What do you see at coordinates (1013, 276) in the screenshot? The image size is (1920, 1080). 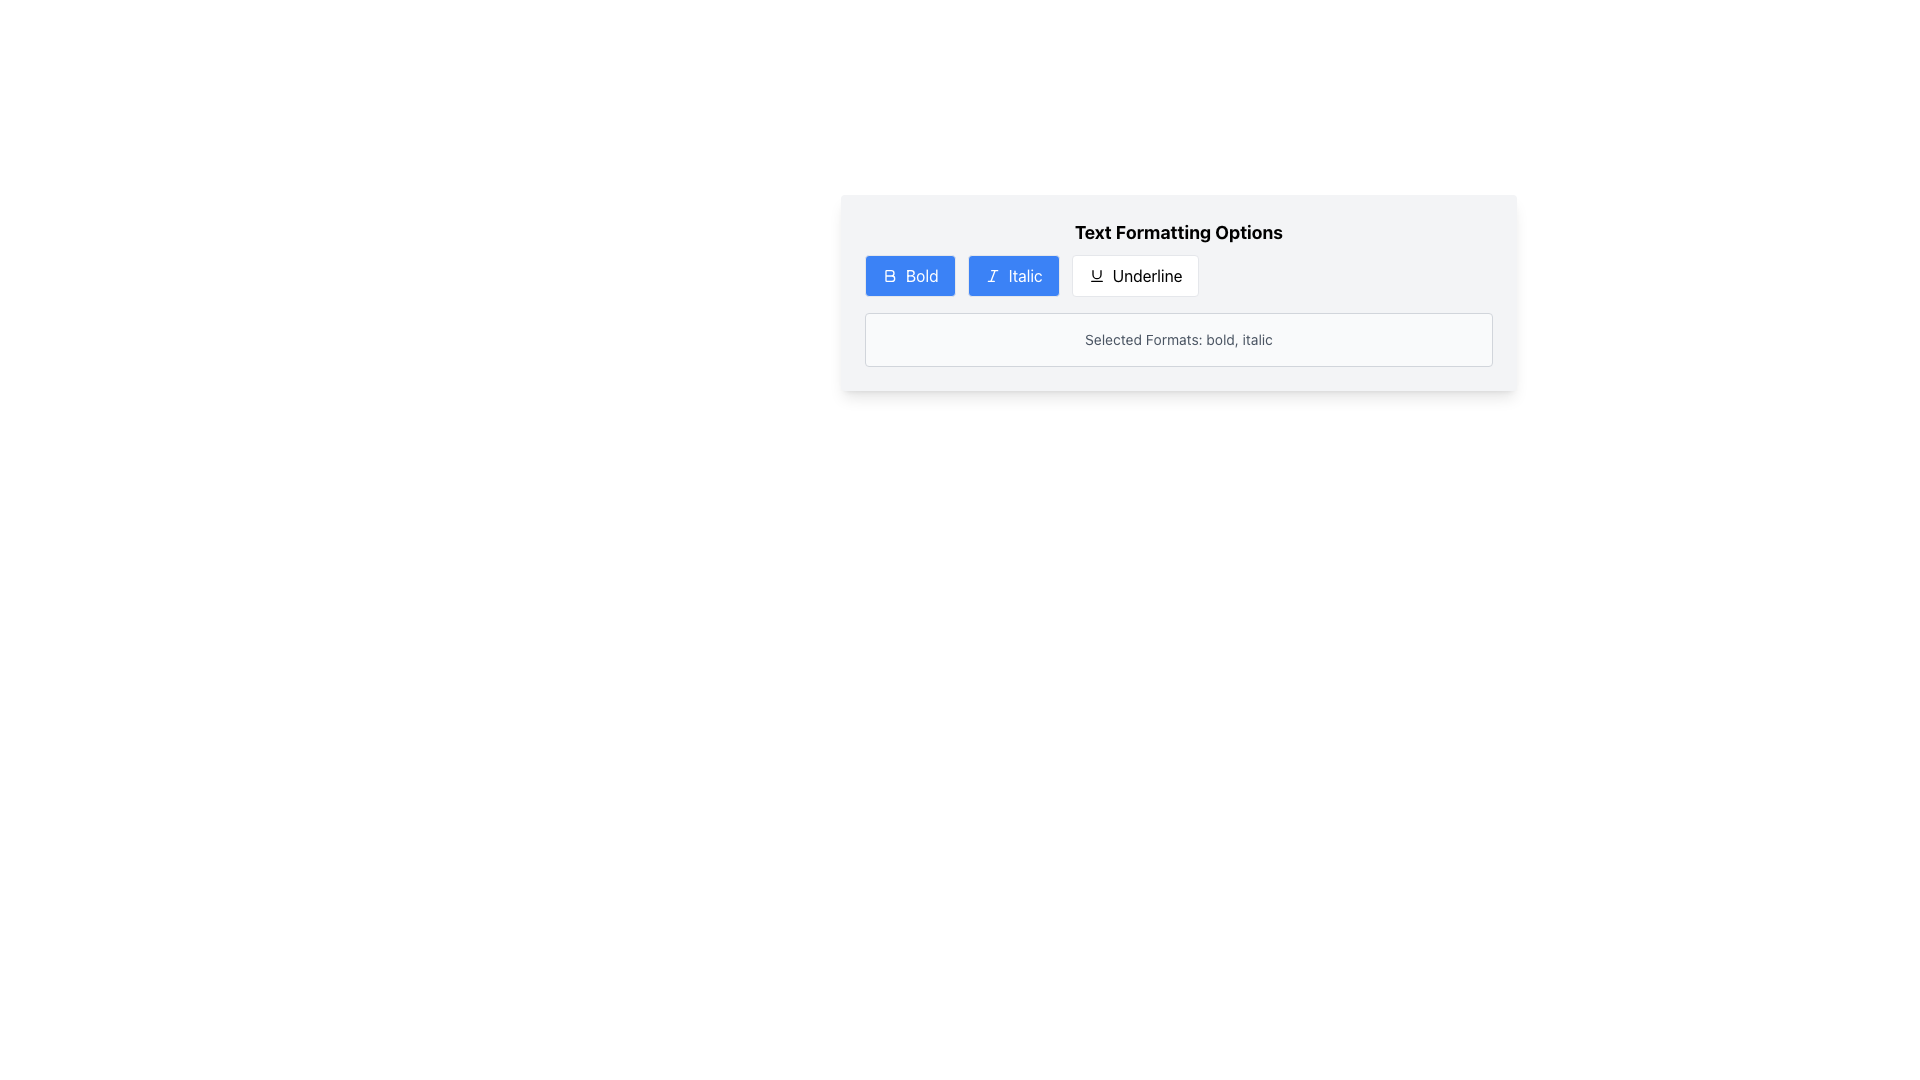 I see `the second button in the formatting options row` at bounding box center [1013, 276].